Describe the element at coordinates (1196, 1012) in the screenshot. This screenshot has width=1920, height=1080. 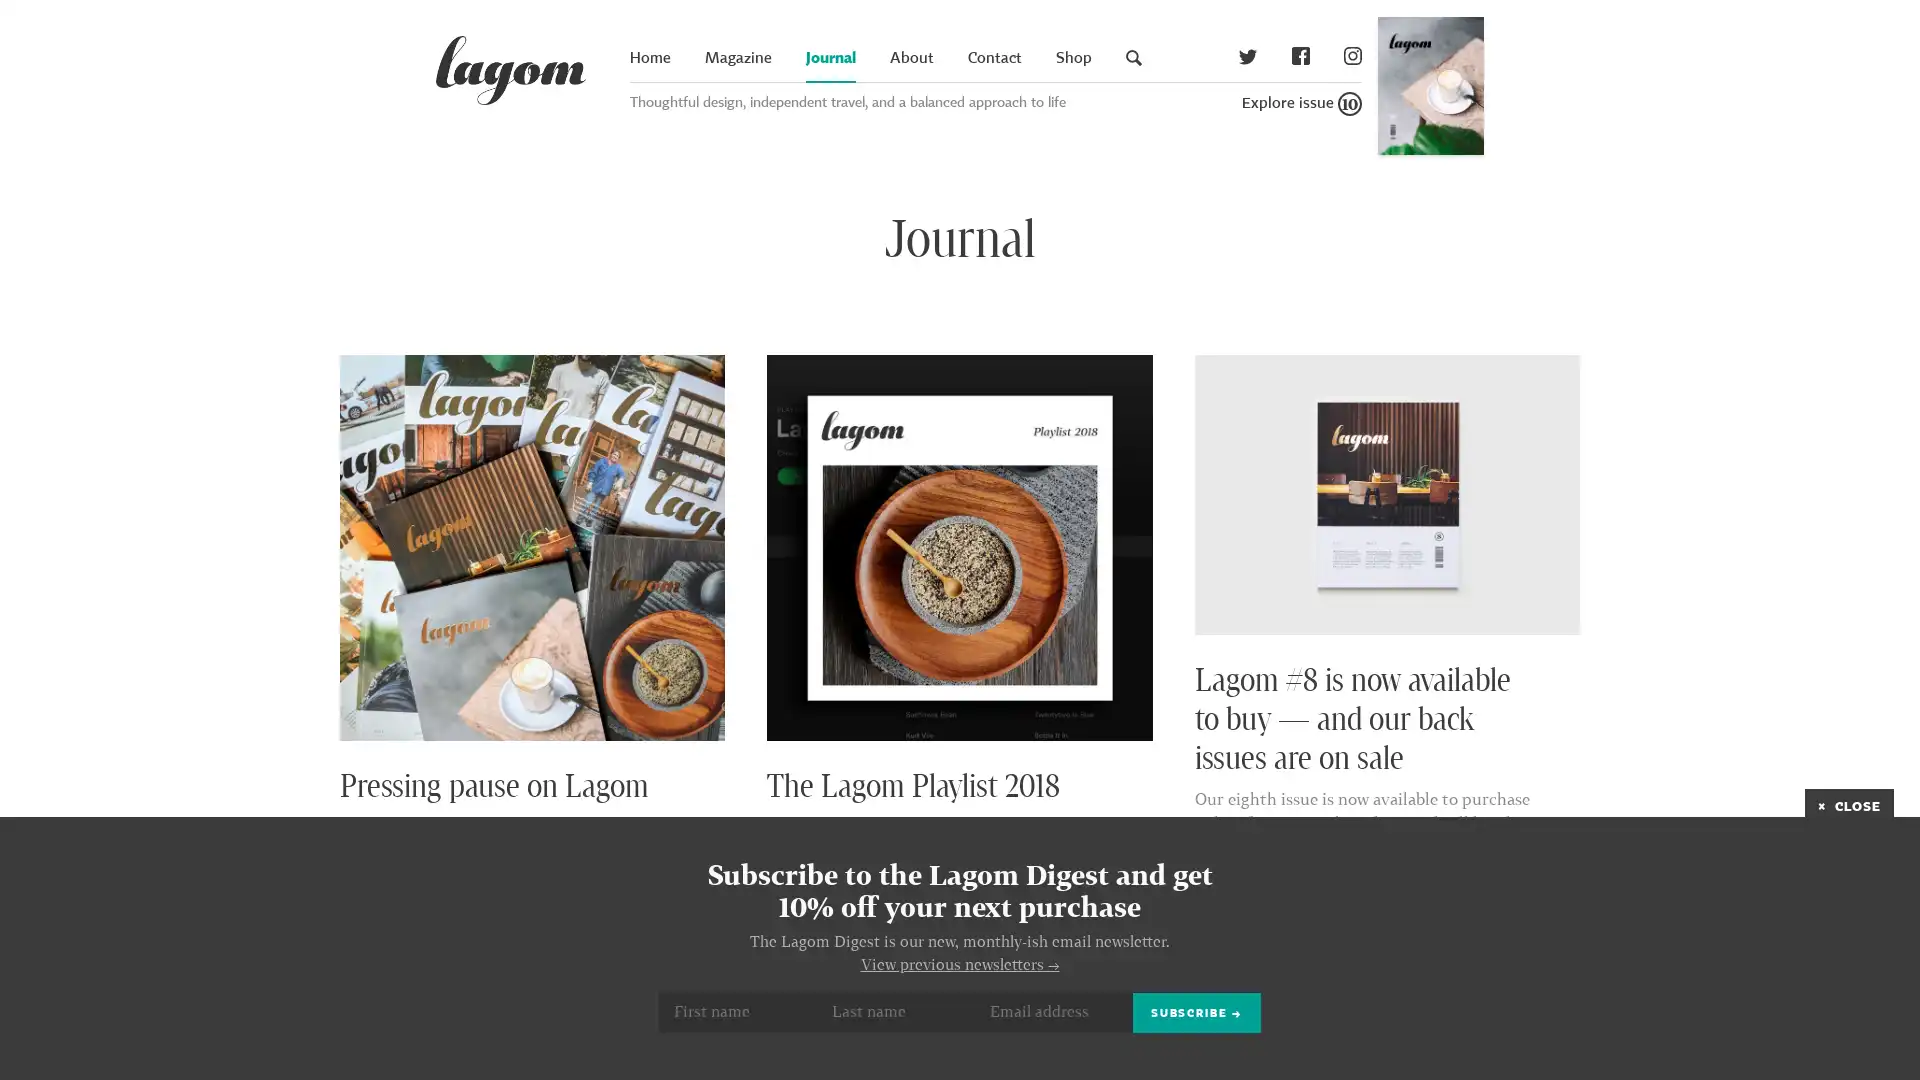
I see `Subscribe` at that location.